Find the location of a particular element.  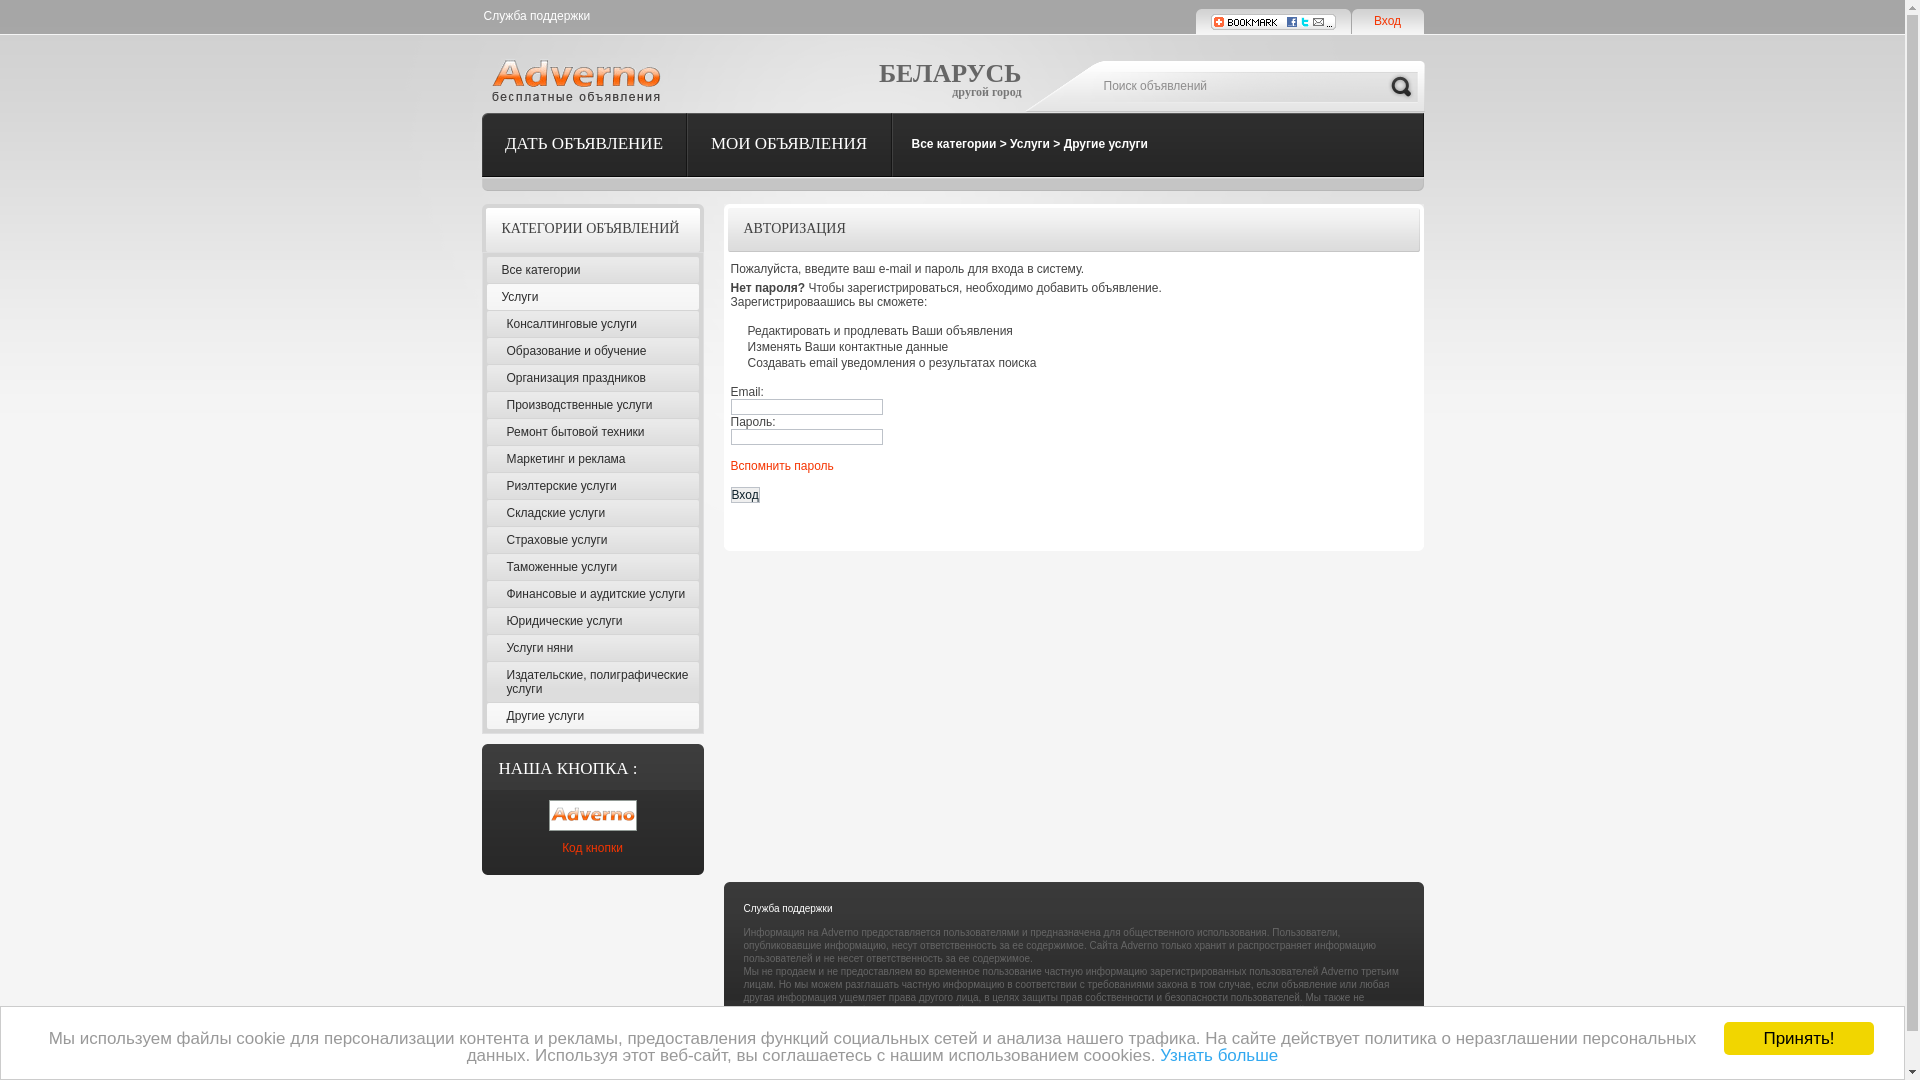

'Search' is located at coordinates (1400, 86).